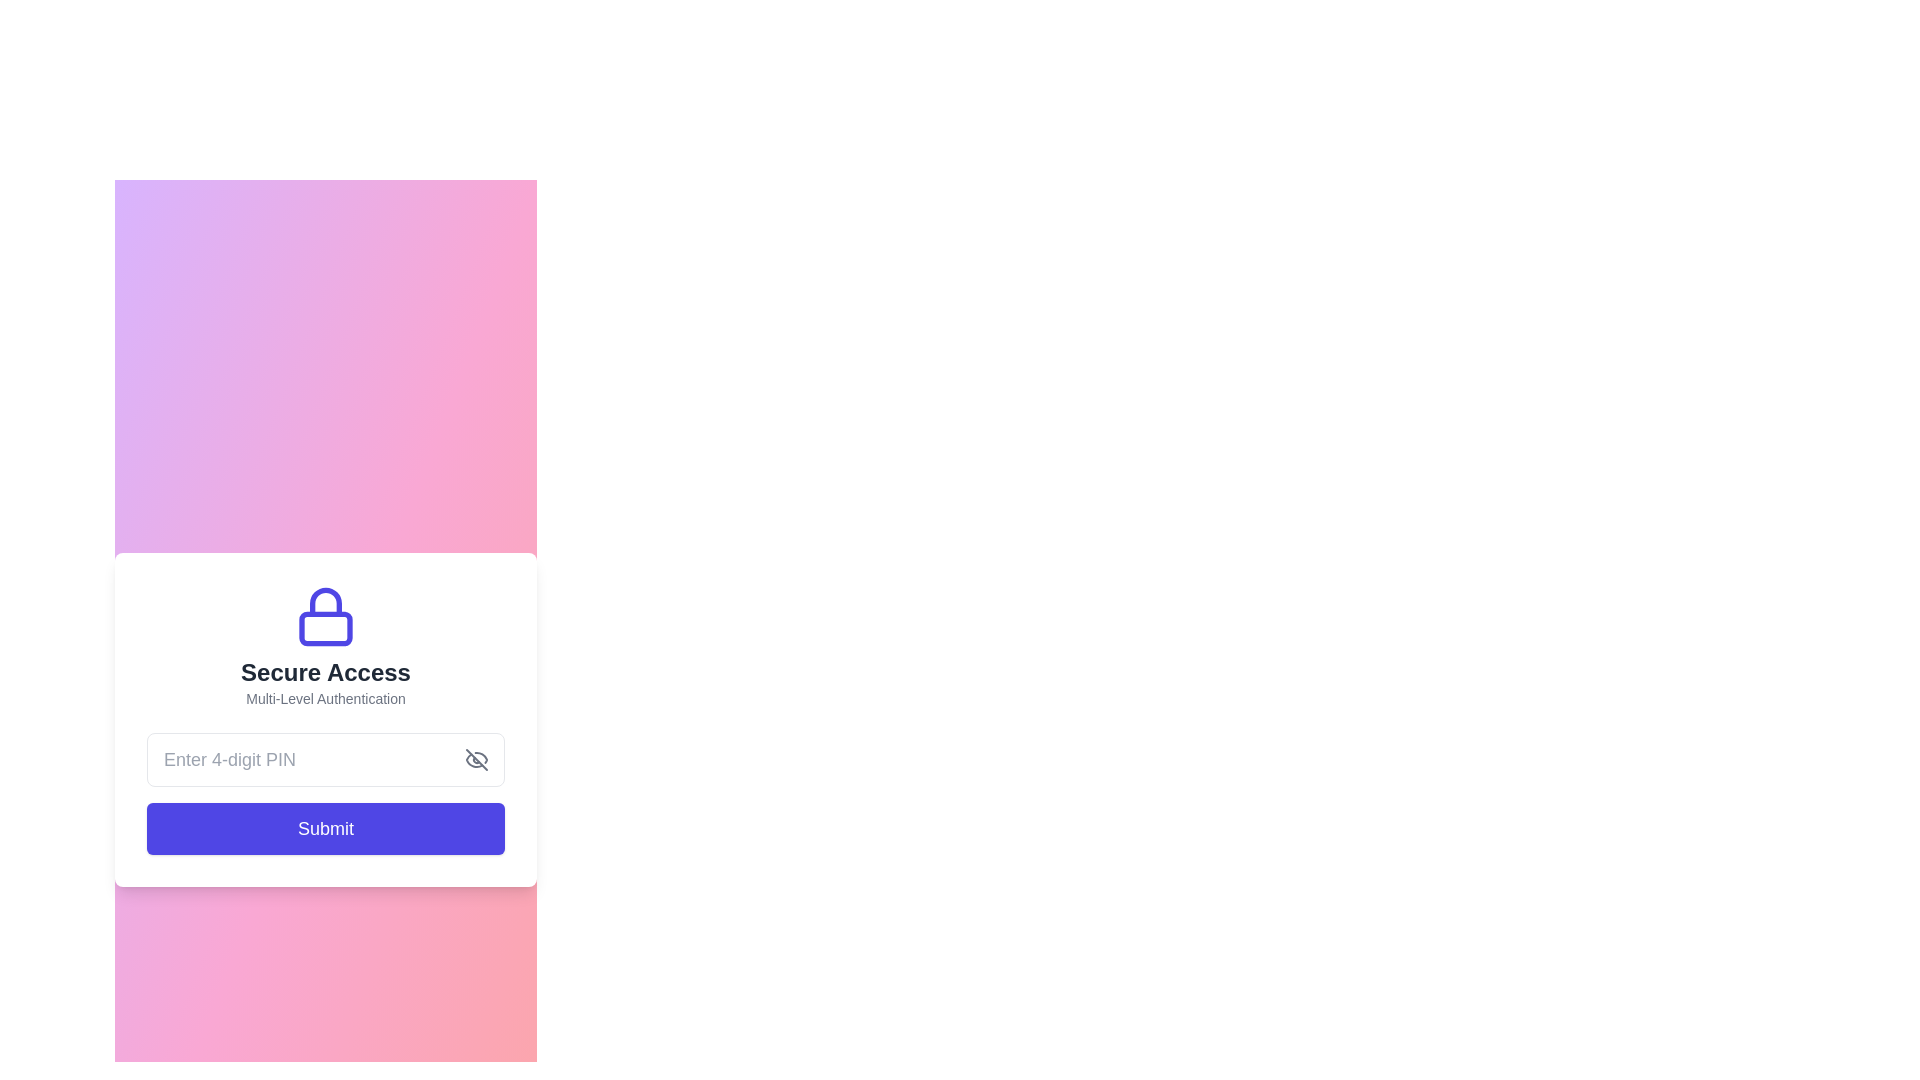 The image size is (1920, 1080). I want to click on the form submission button located at the bottom of the card component, so click(326, 829).